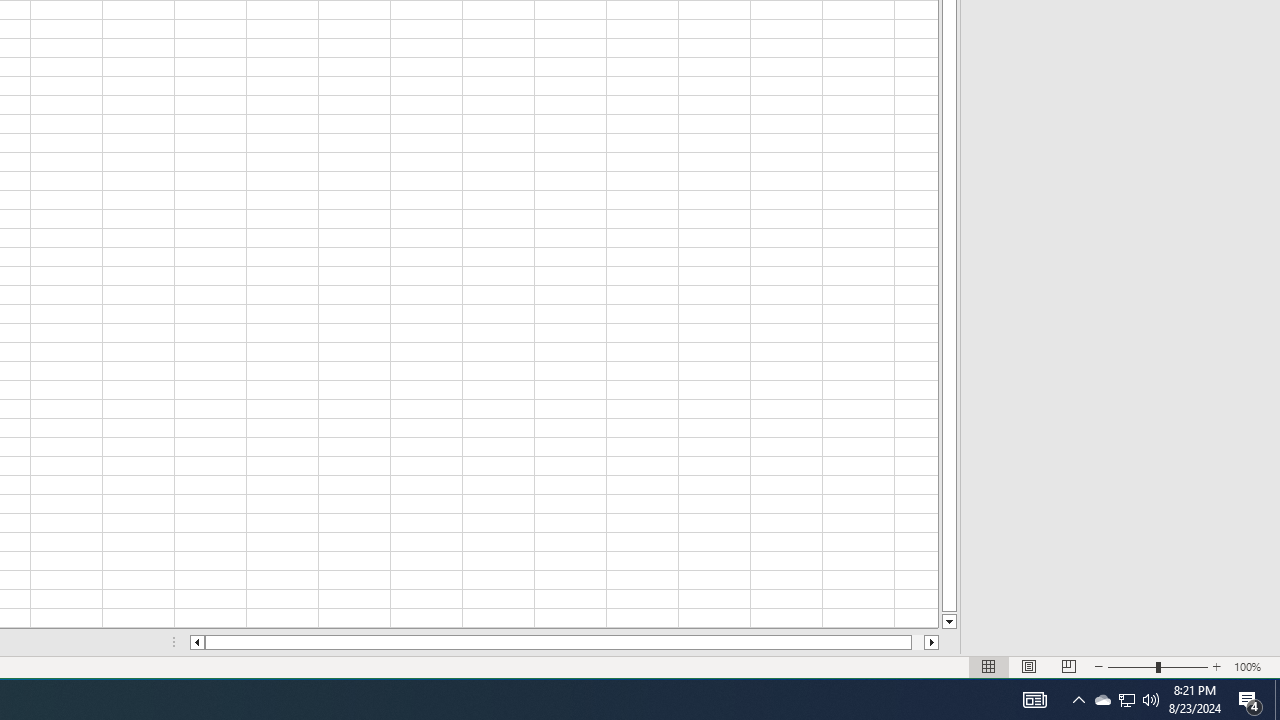 The width and height of the screenshot is (1280, 720). What do you see at coordinates (1276, 698) in the screenshot?
I see `'Show desktop'` at bounding box center [1276, 698].